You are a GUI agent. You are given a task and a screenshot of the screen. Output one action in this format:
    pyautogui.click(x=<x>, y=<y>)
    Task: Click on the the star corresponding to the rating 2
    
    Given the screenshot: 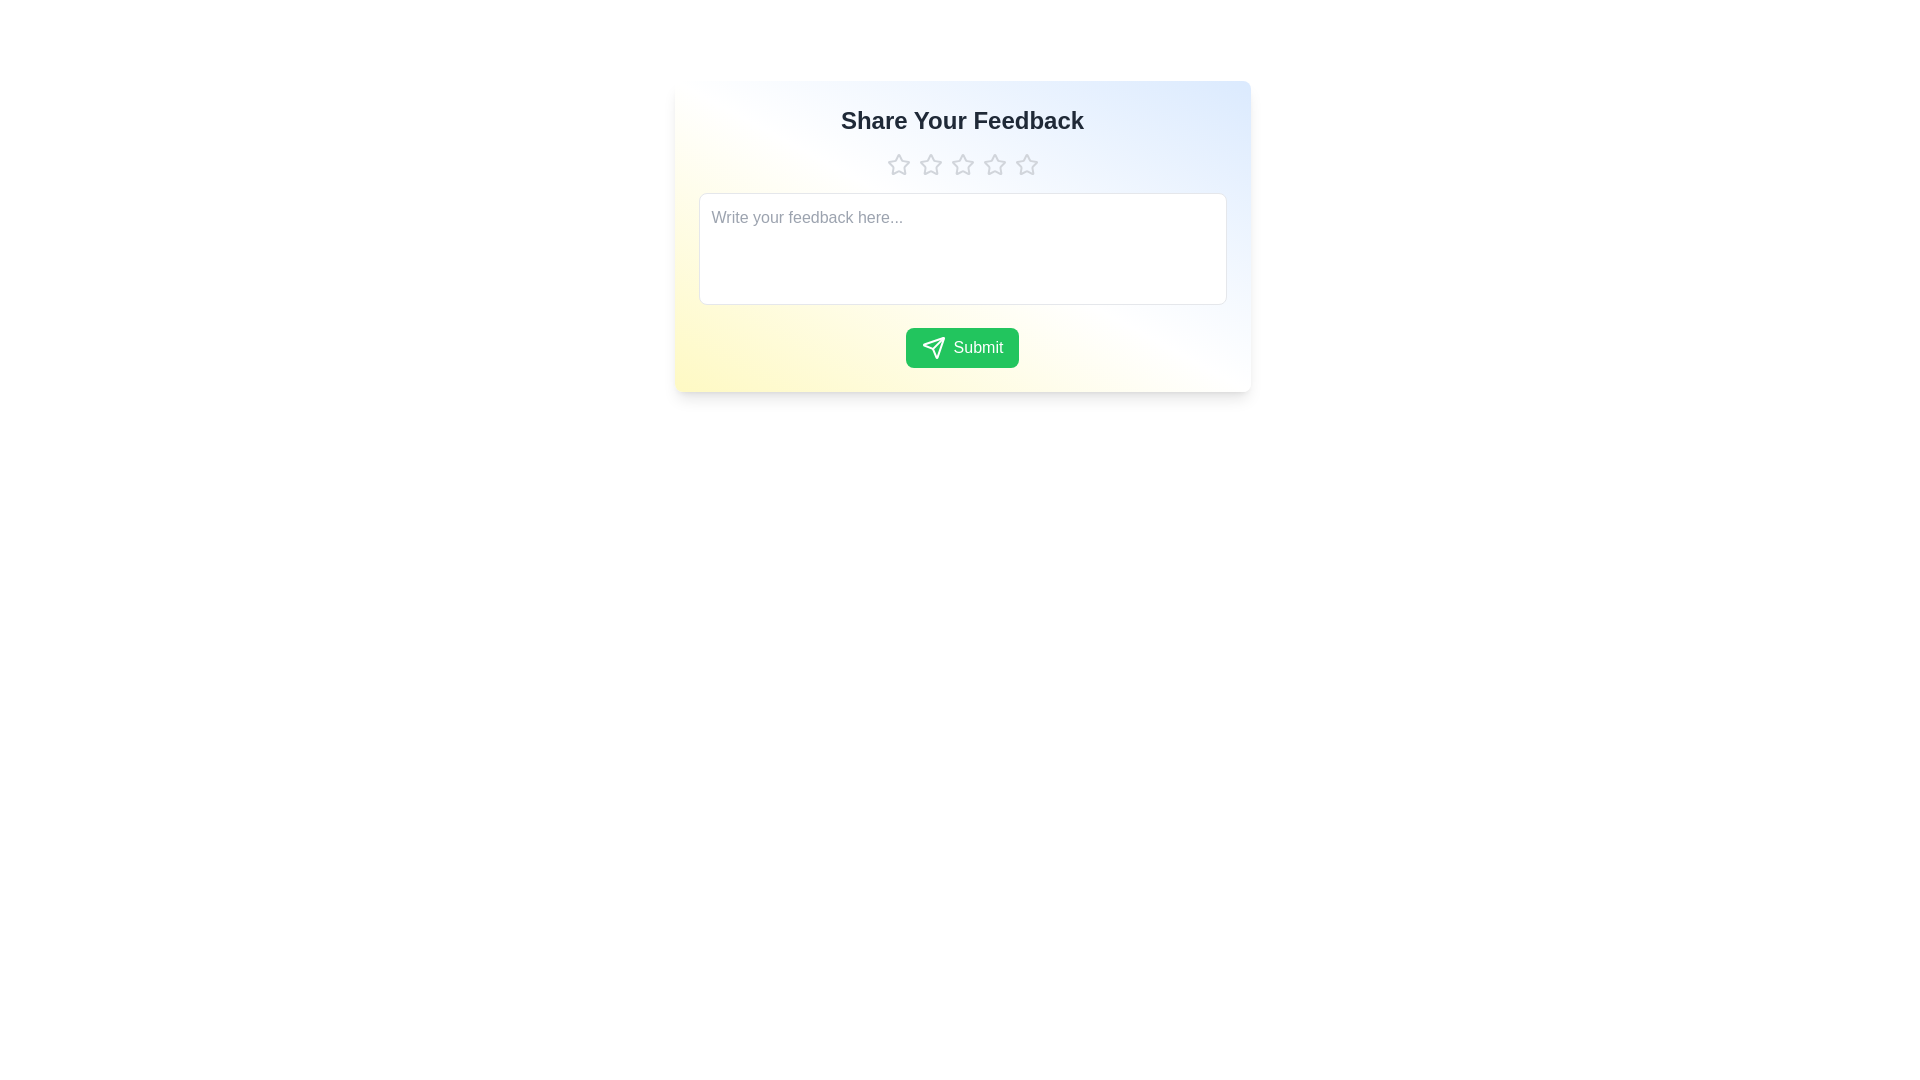 What is the action you would take?
    pyautogui.click(x=929, y=164)
    